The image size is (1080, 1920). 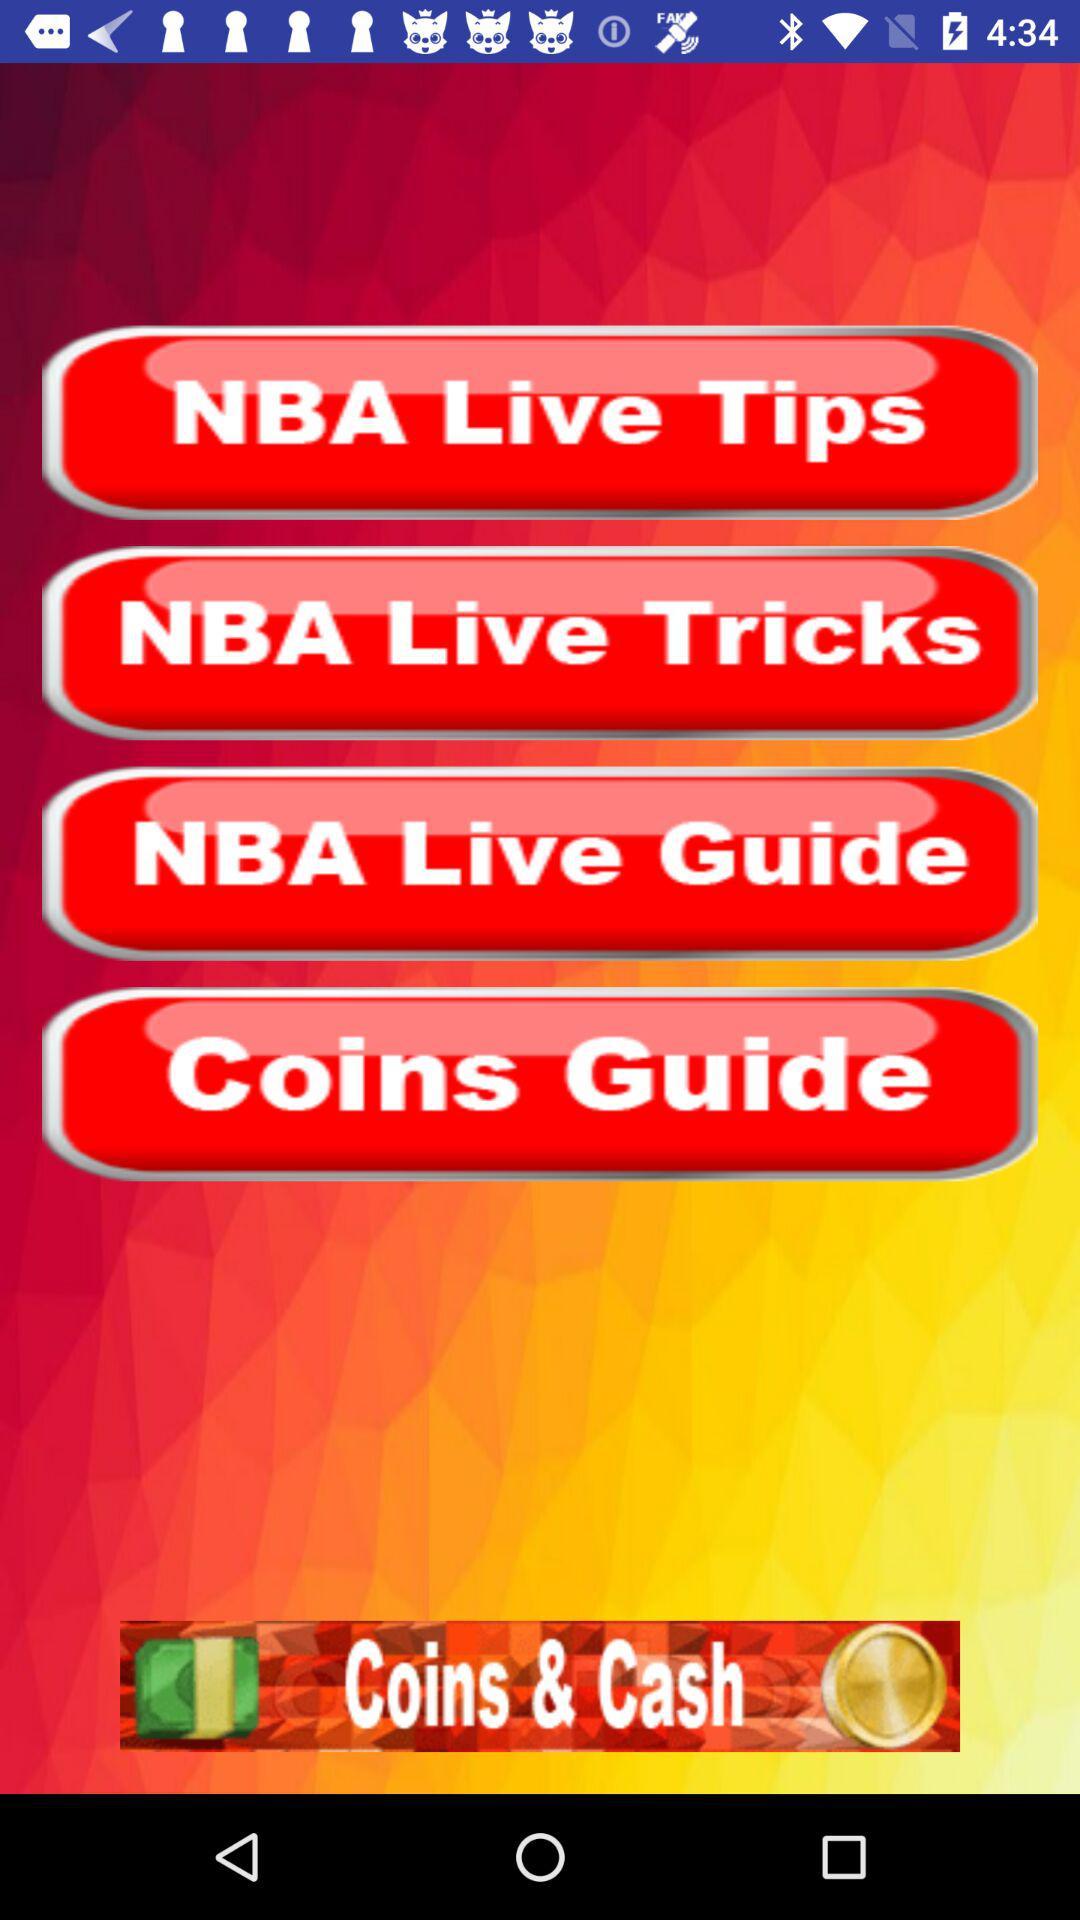 What do you see at coordinates (540, 1083) in the screenshot?
I see `guide` at bounding box center [540, 1083].